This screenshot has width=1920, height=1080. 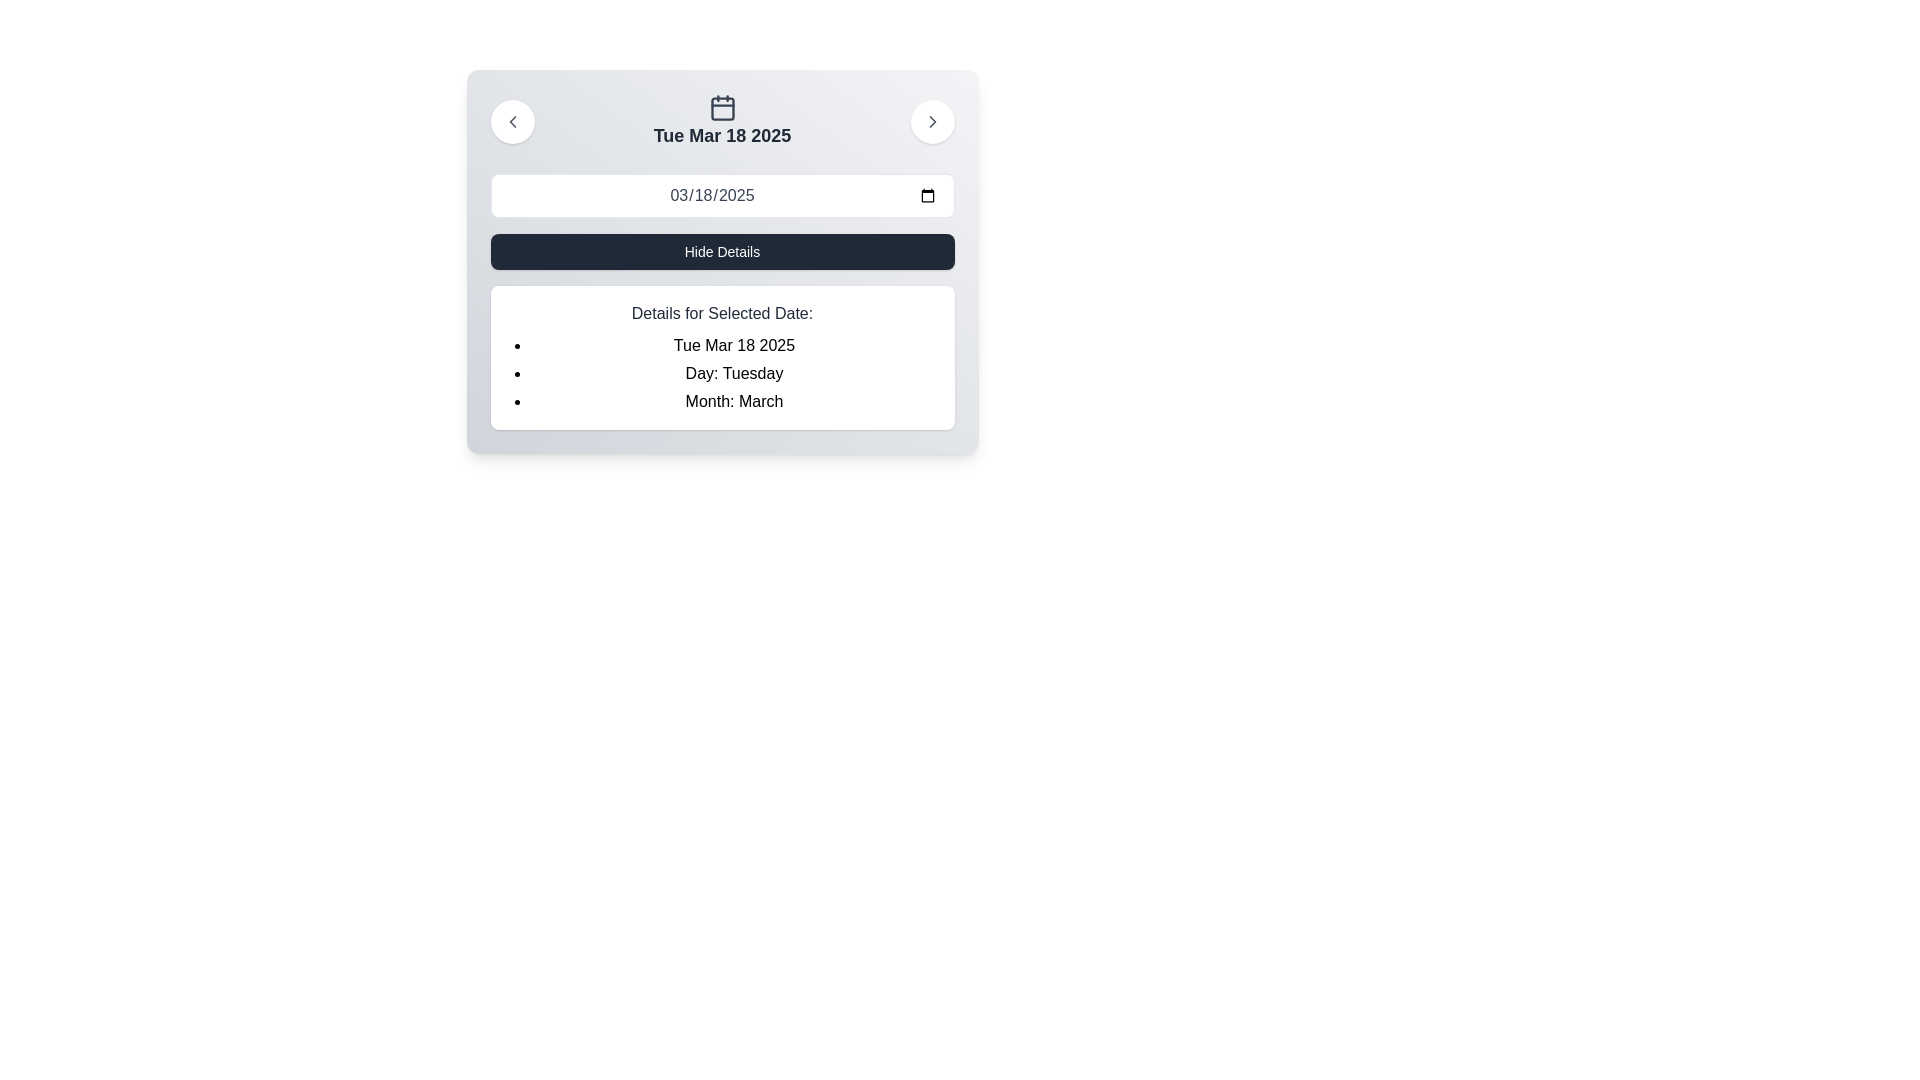 What do you see at coordinates (512, 122) in the screenshot?
I see `the Icon (Chevron Left) located in the top-left section of the user interface, which serves as a navigation button to move to the previous item or section` at bounding box center [512, 122].